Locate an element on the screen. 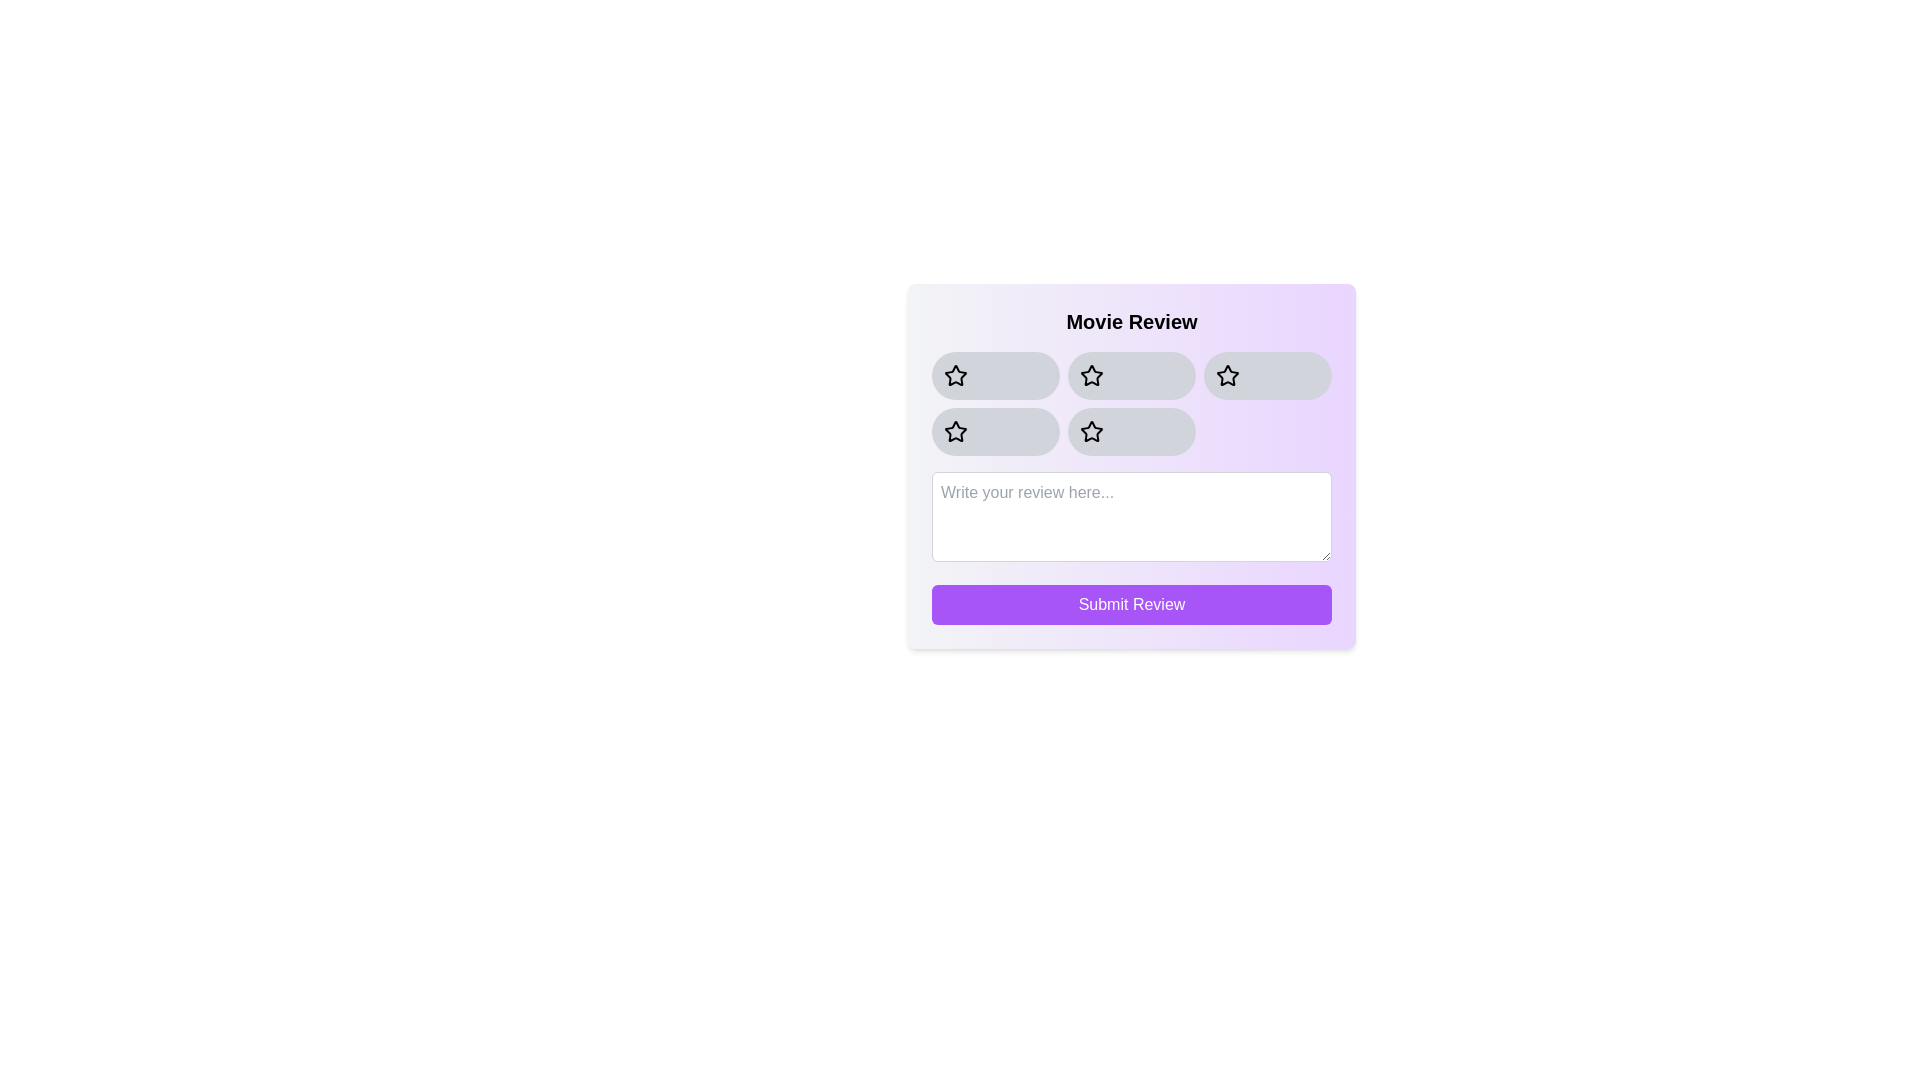 This screenshot has height=1080, width=1920. the text area and type the review text is located at coordinates (1132, 515).